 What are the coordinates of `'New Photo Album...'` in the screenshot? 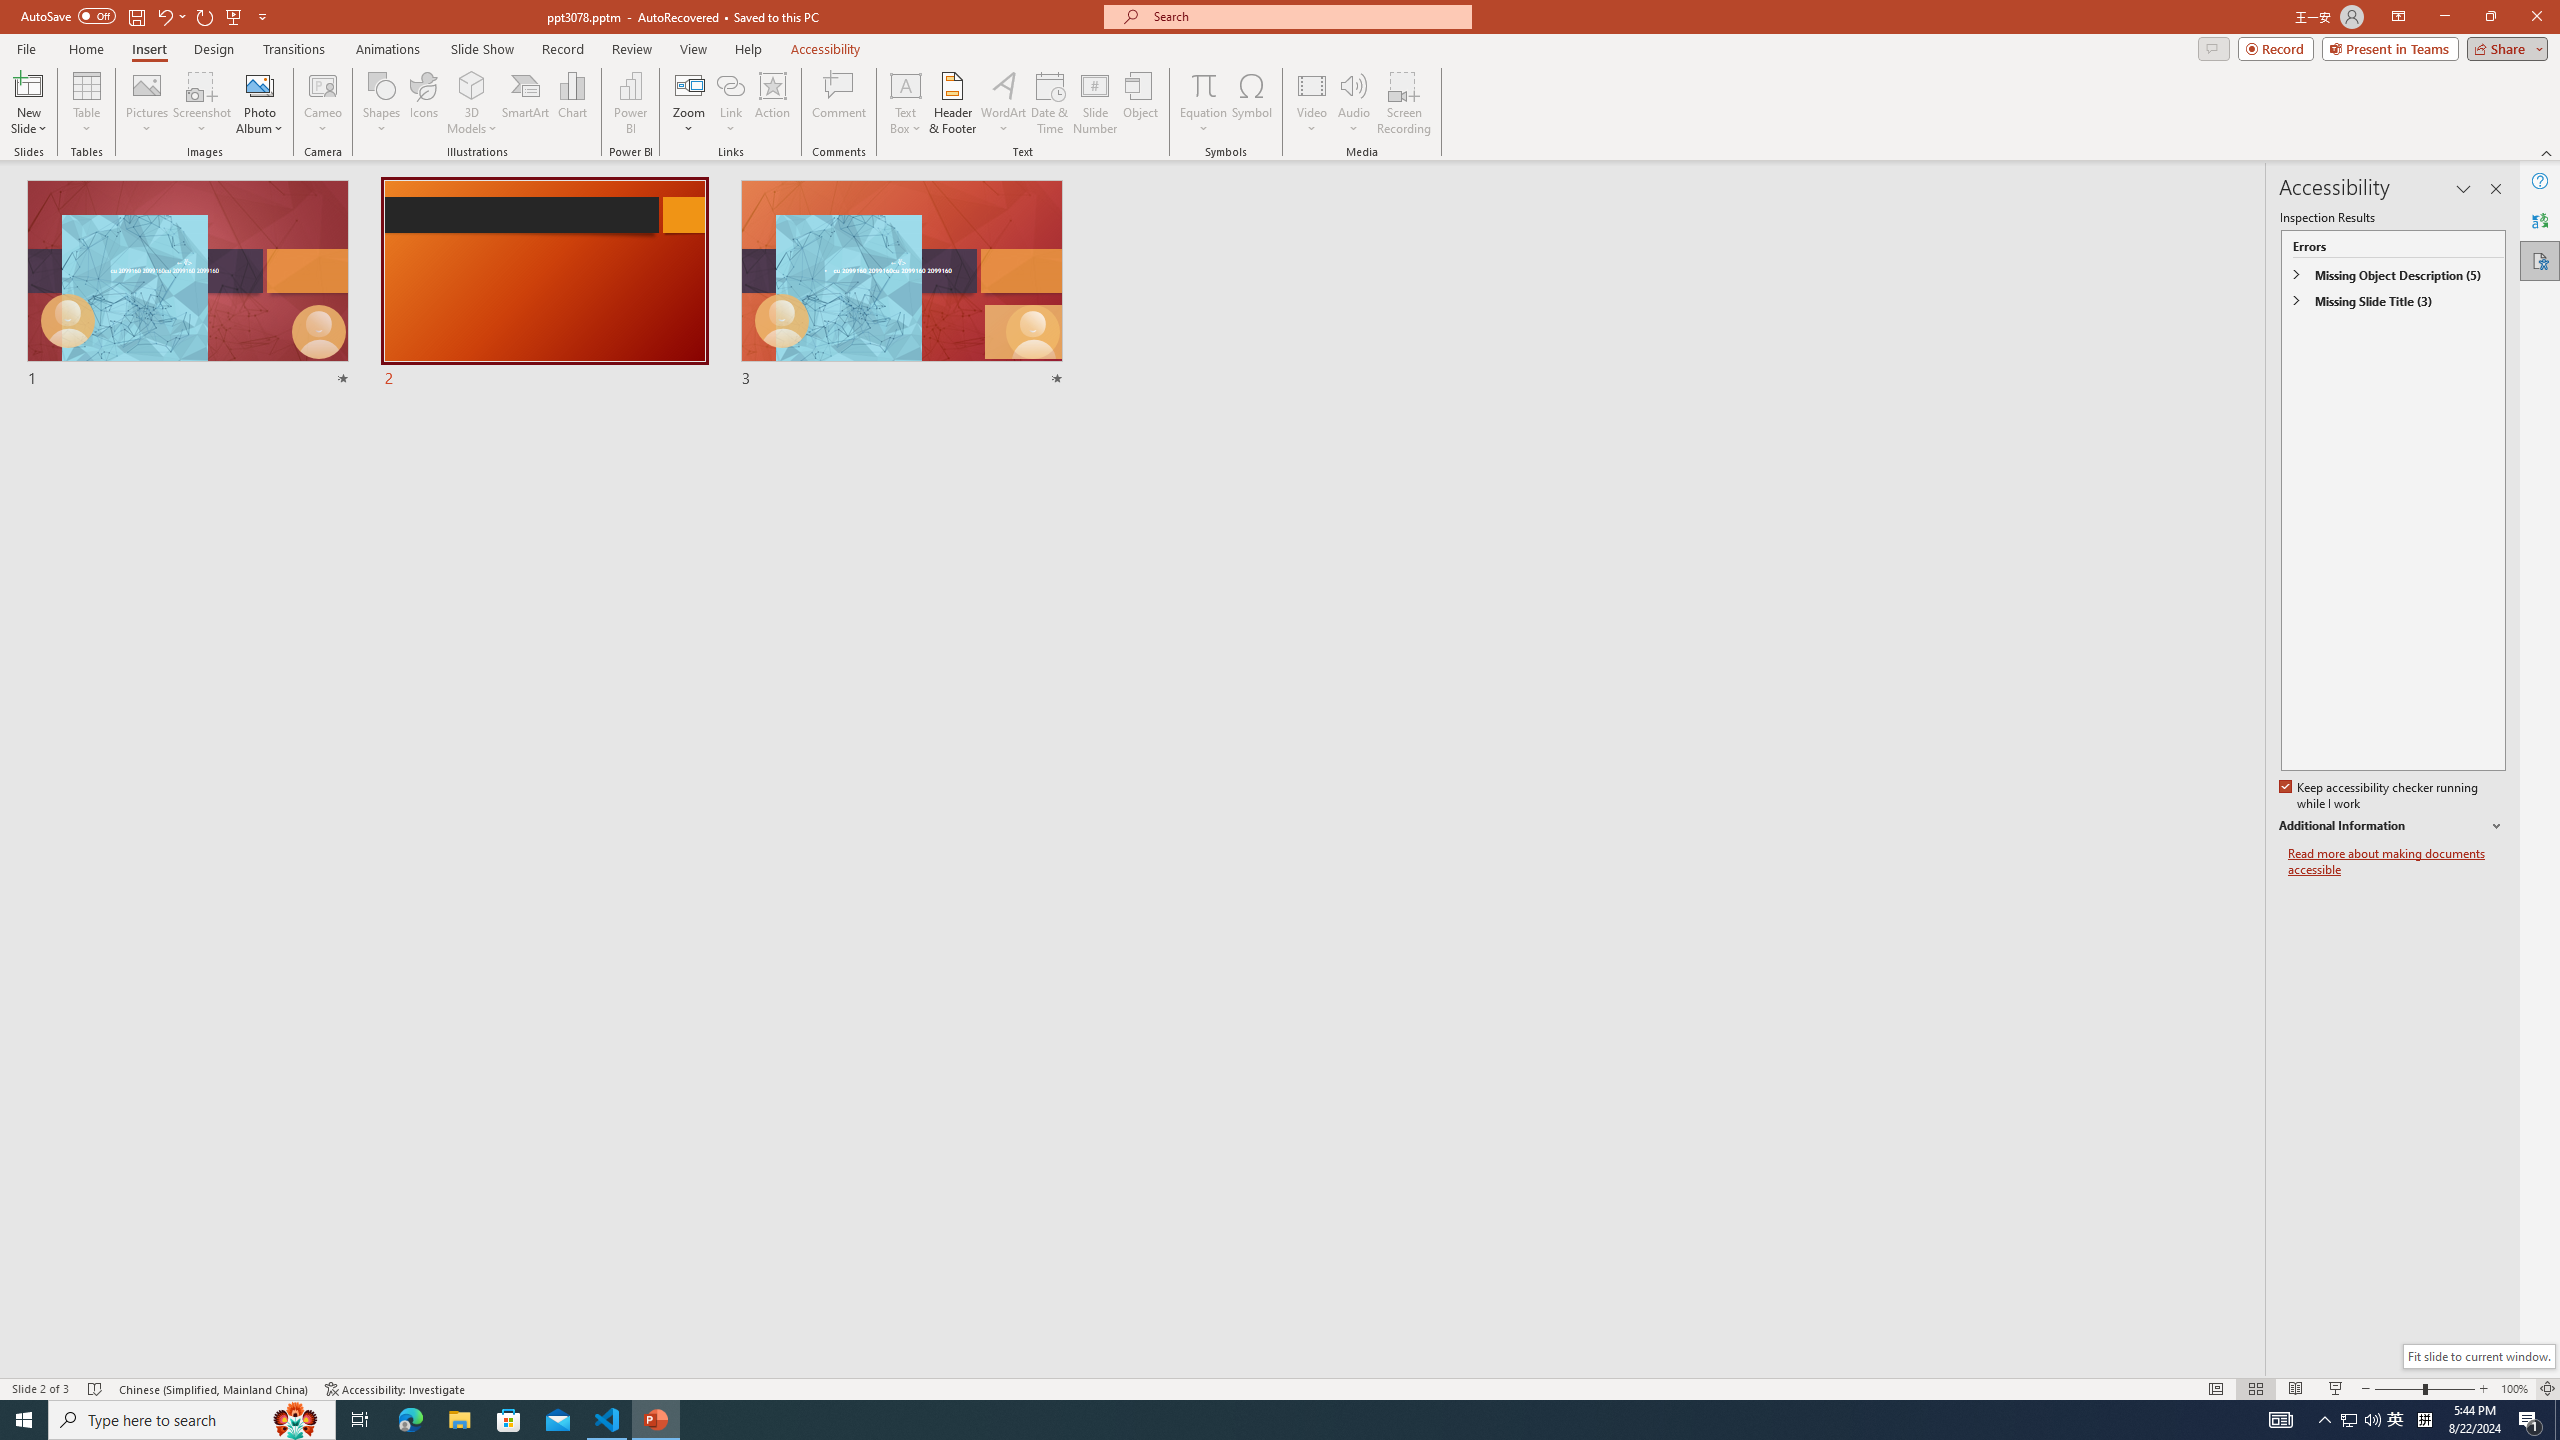 It's located at (258, 84).